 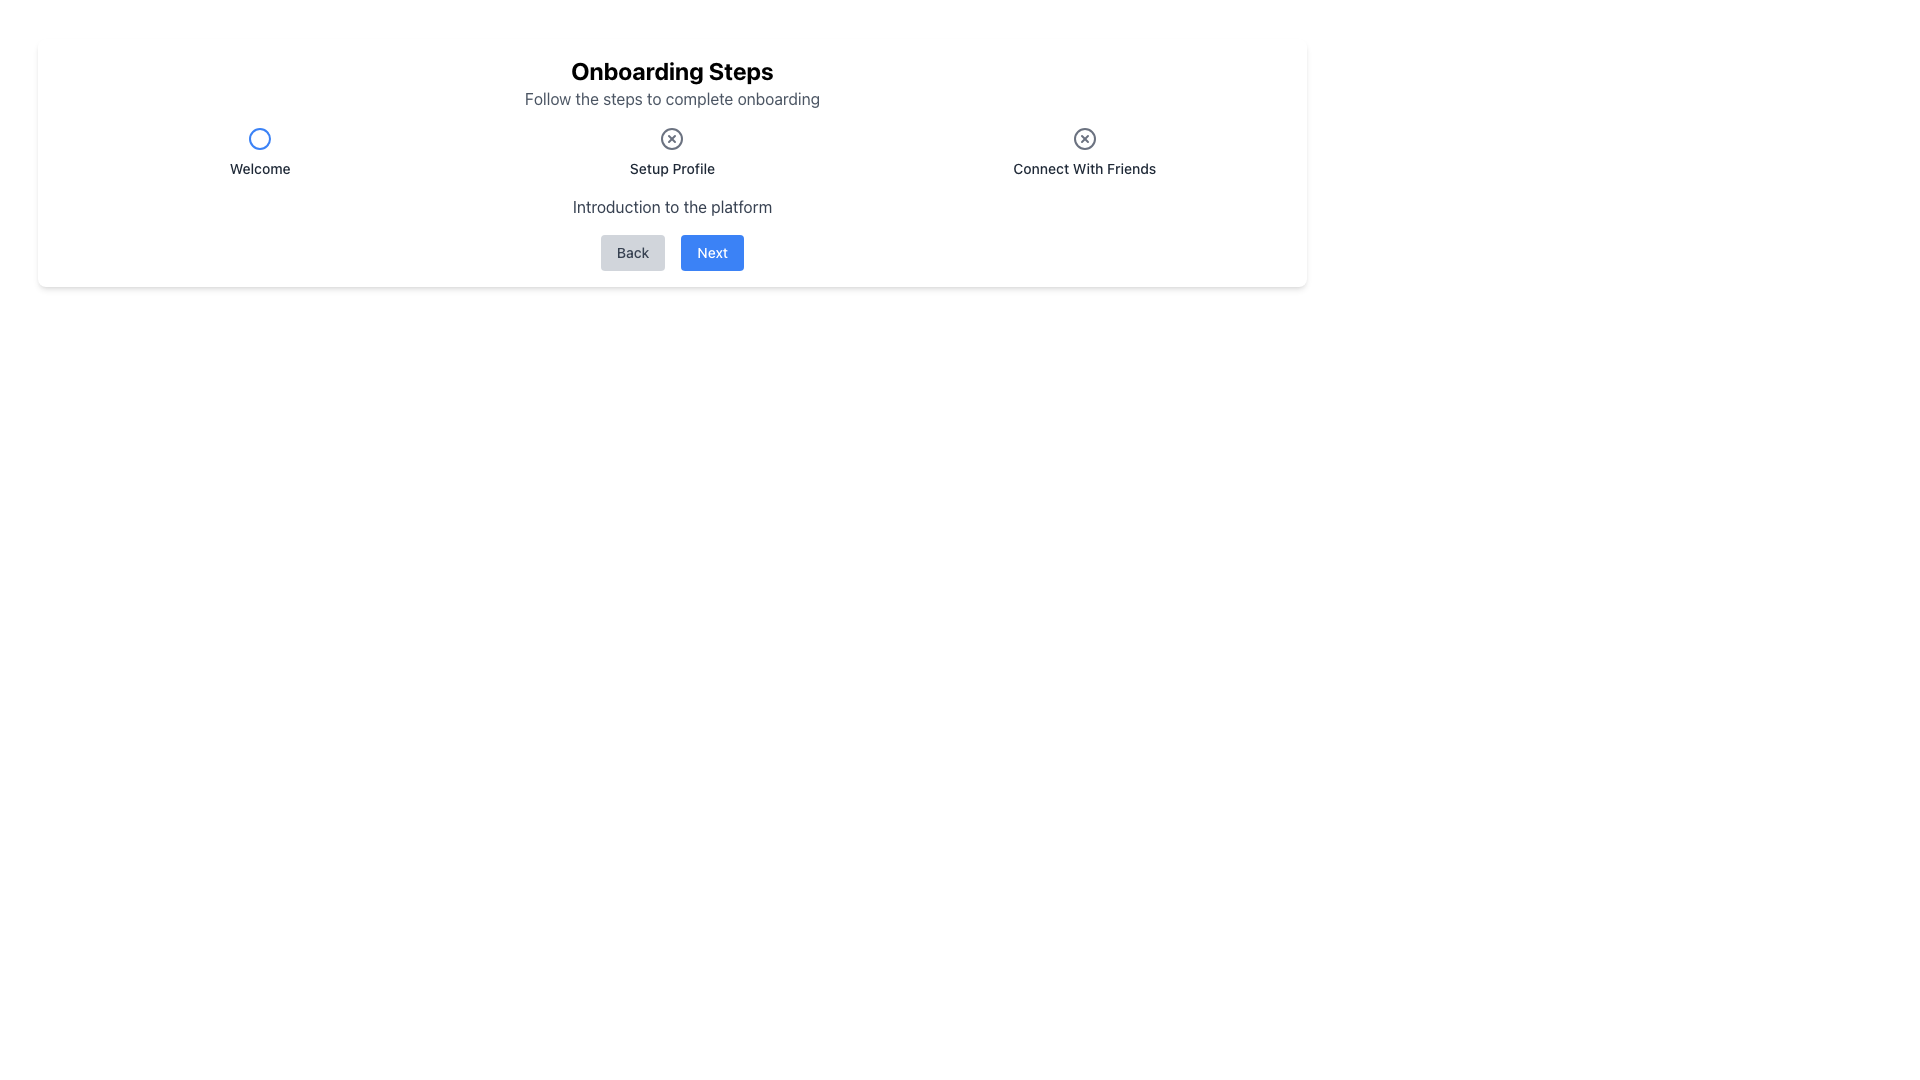 What do you see at coordinates (672, 252) in the screenshot?
I see `the button group containing the 'Back' and 'Next' buttons, specifically to provide visual feedback indicating interactivity` at bounding box center [672, 252].